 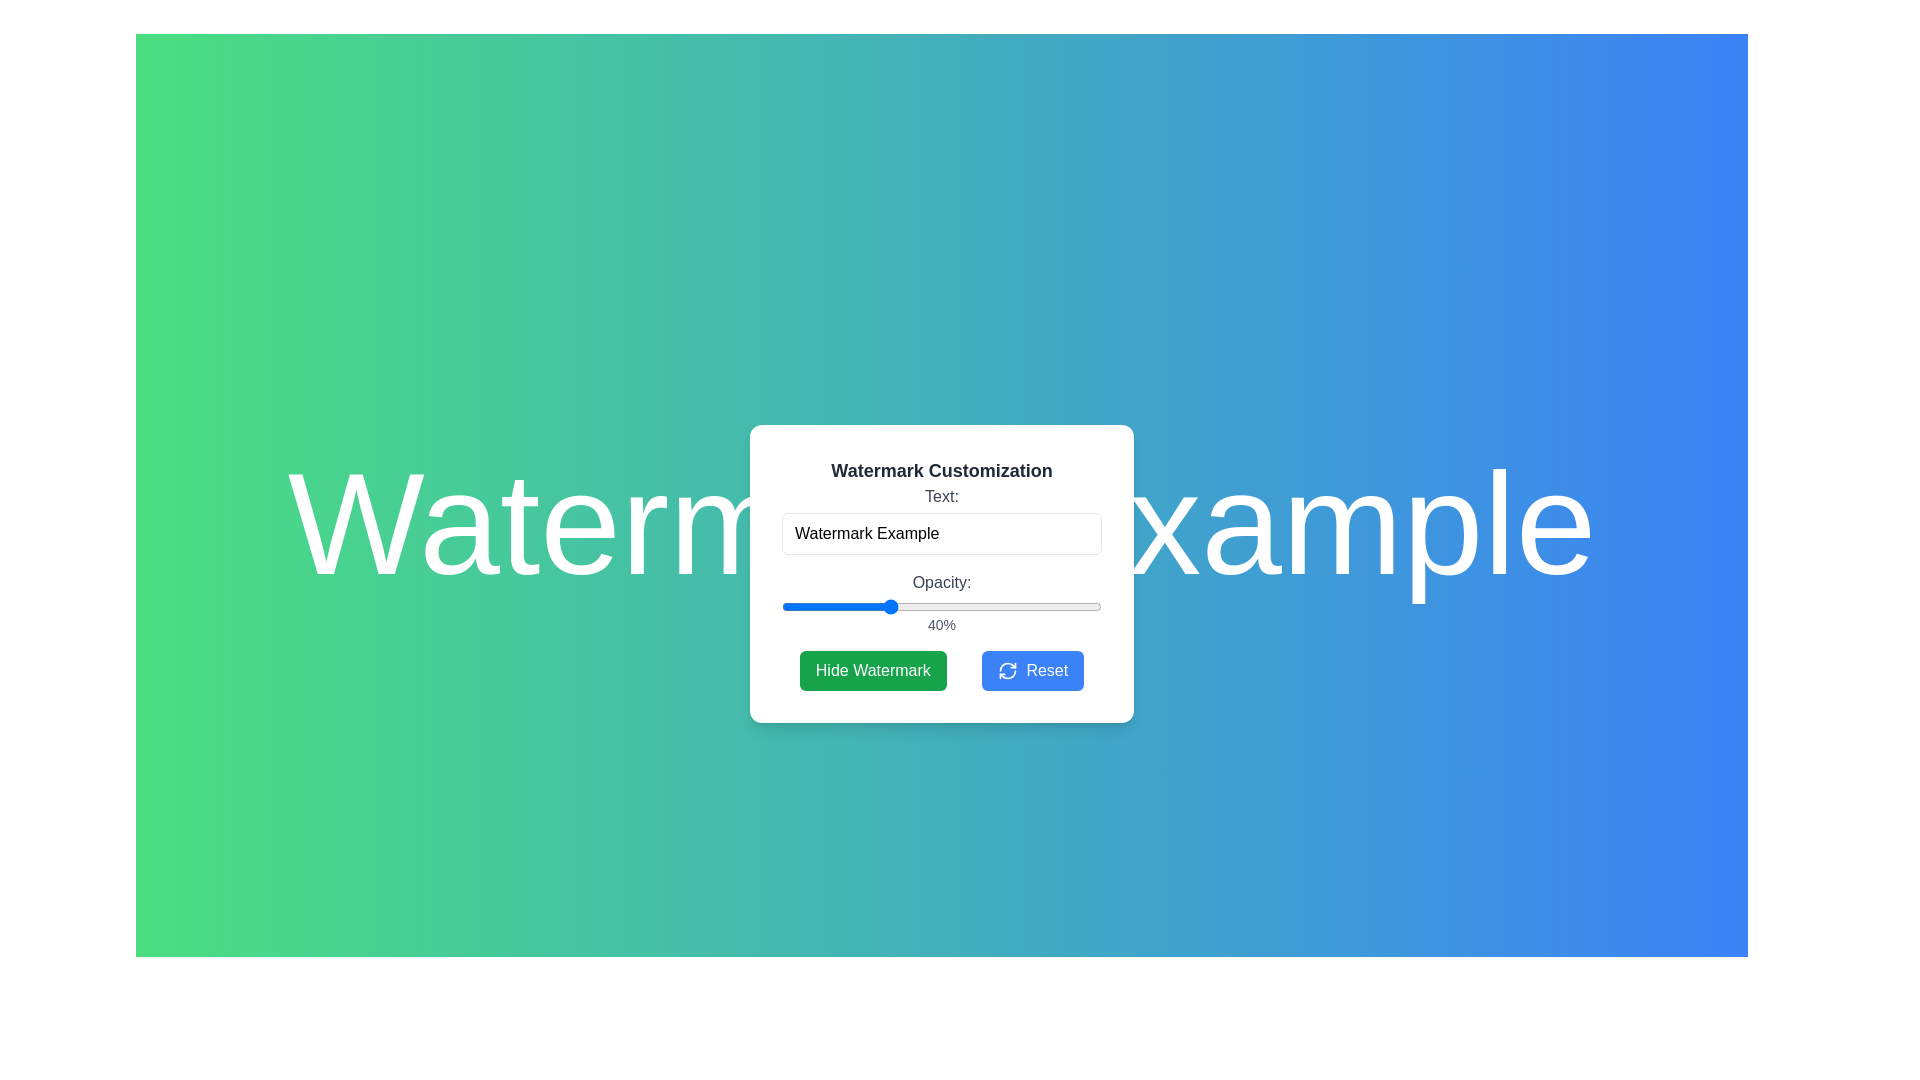 I want to click on opacity, so click(x=998, y=605).